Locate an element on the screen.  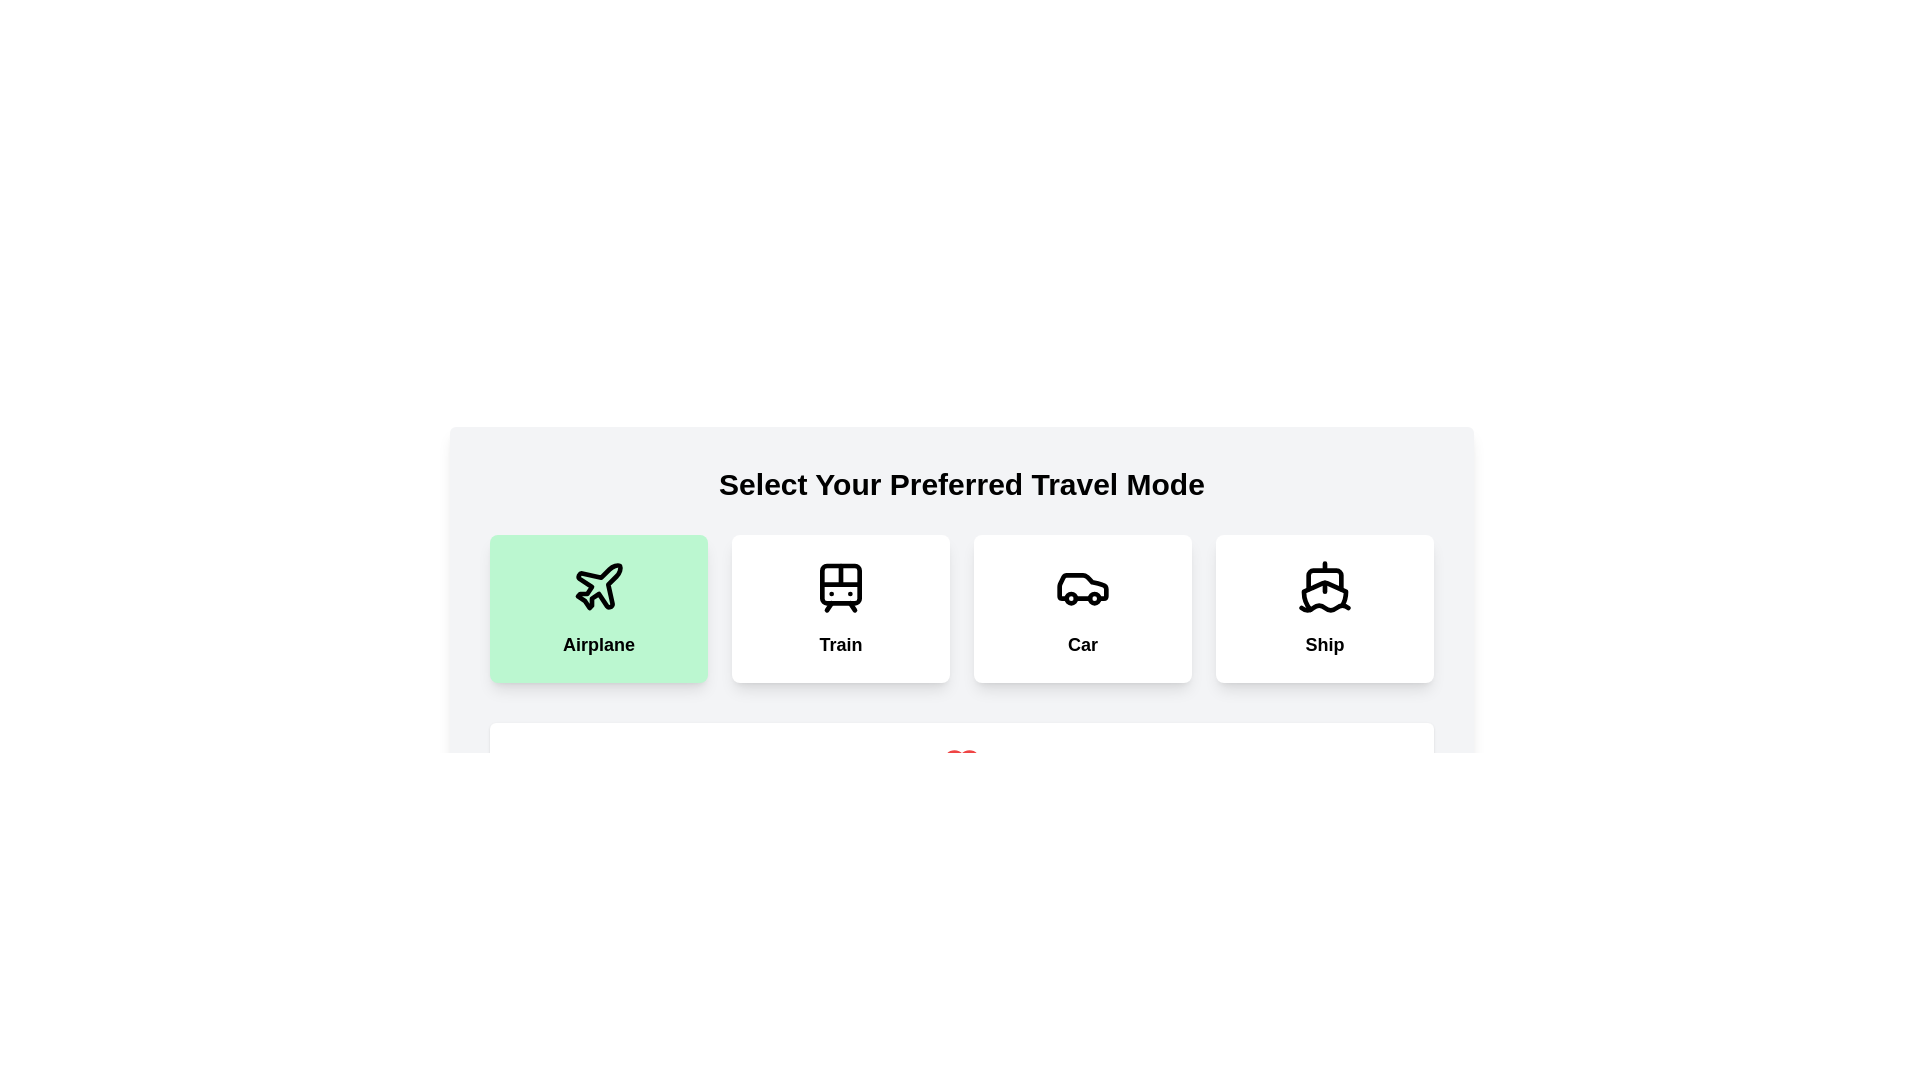
the text label 'Ship' which is positioned under the ship icon in the last card of a row of four travel mode cards is located at coordinates (1324, 644).